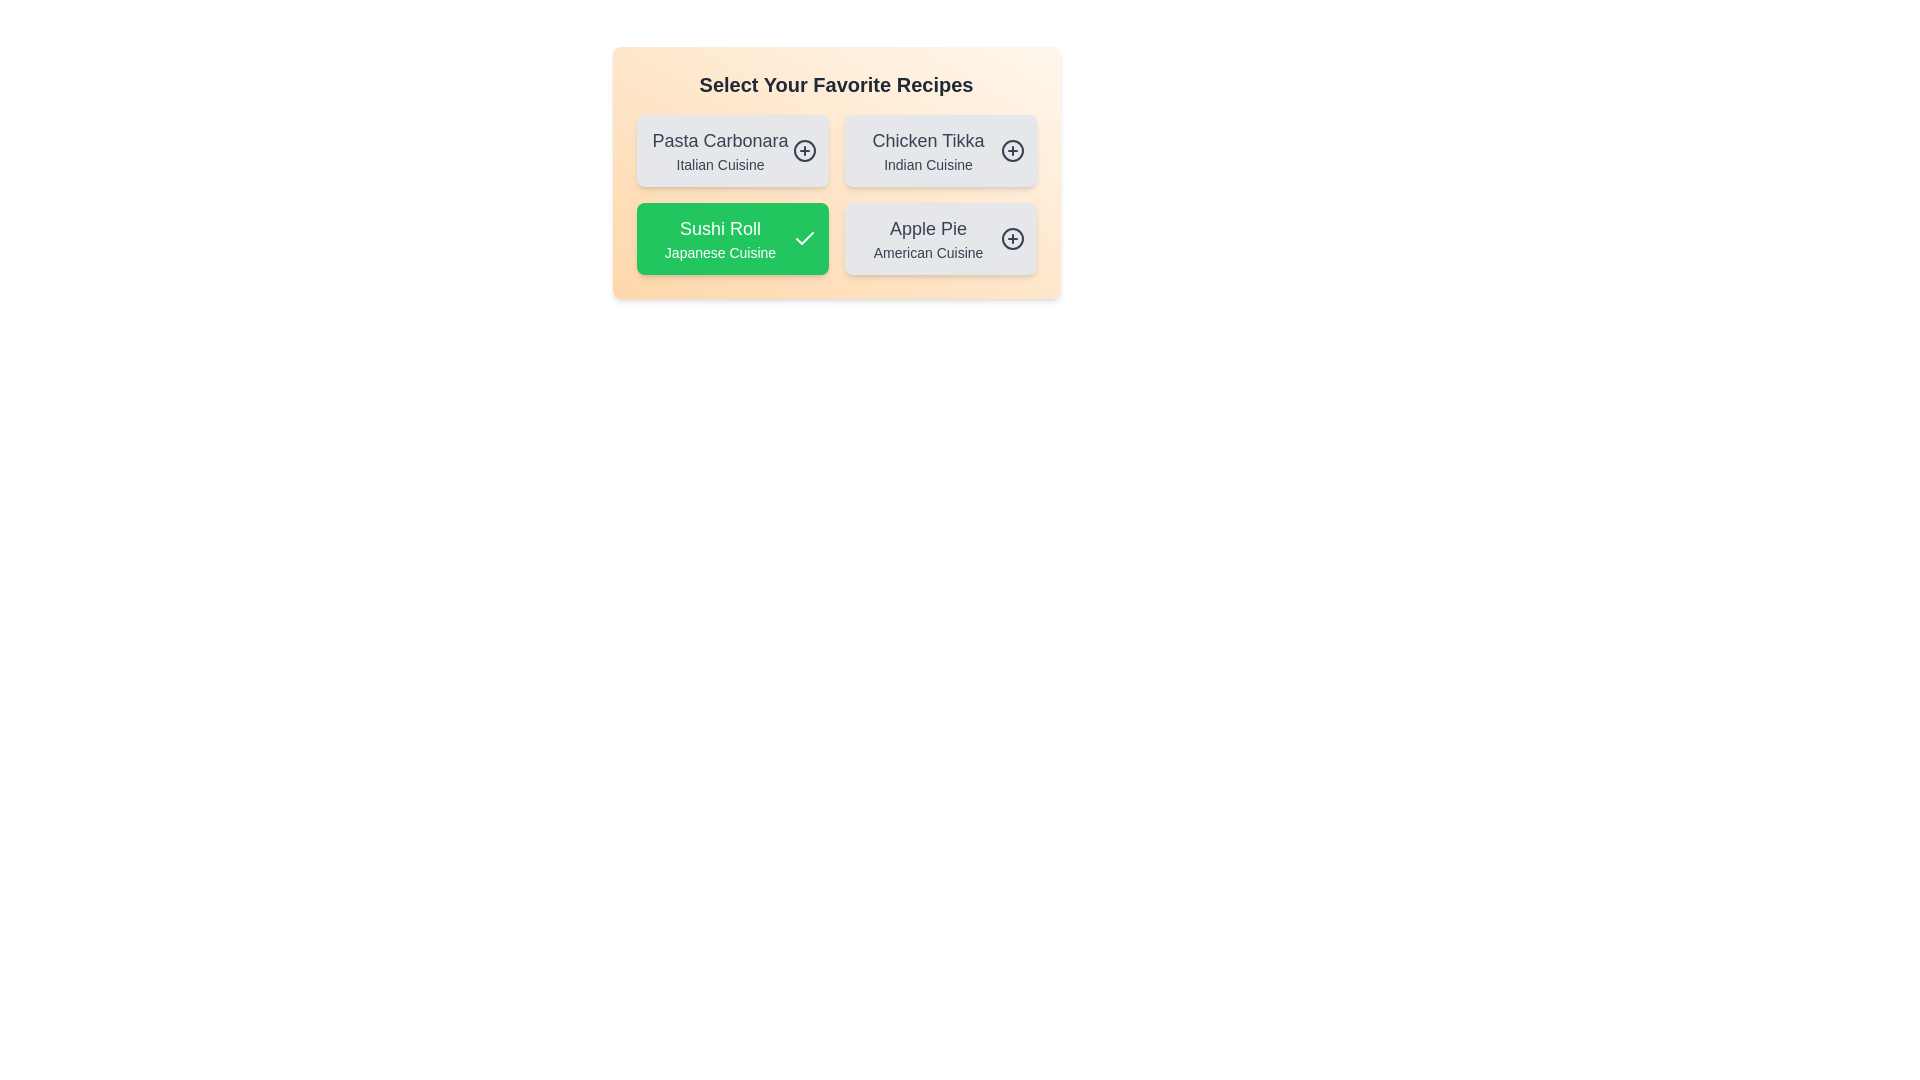 Image resolution: width=1920 pixels, height=1080 pixels. Describe the element at coordinates (939, 238) in the screenshot. I see `the recipe card for Apple Pie` at that location.